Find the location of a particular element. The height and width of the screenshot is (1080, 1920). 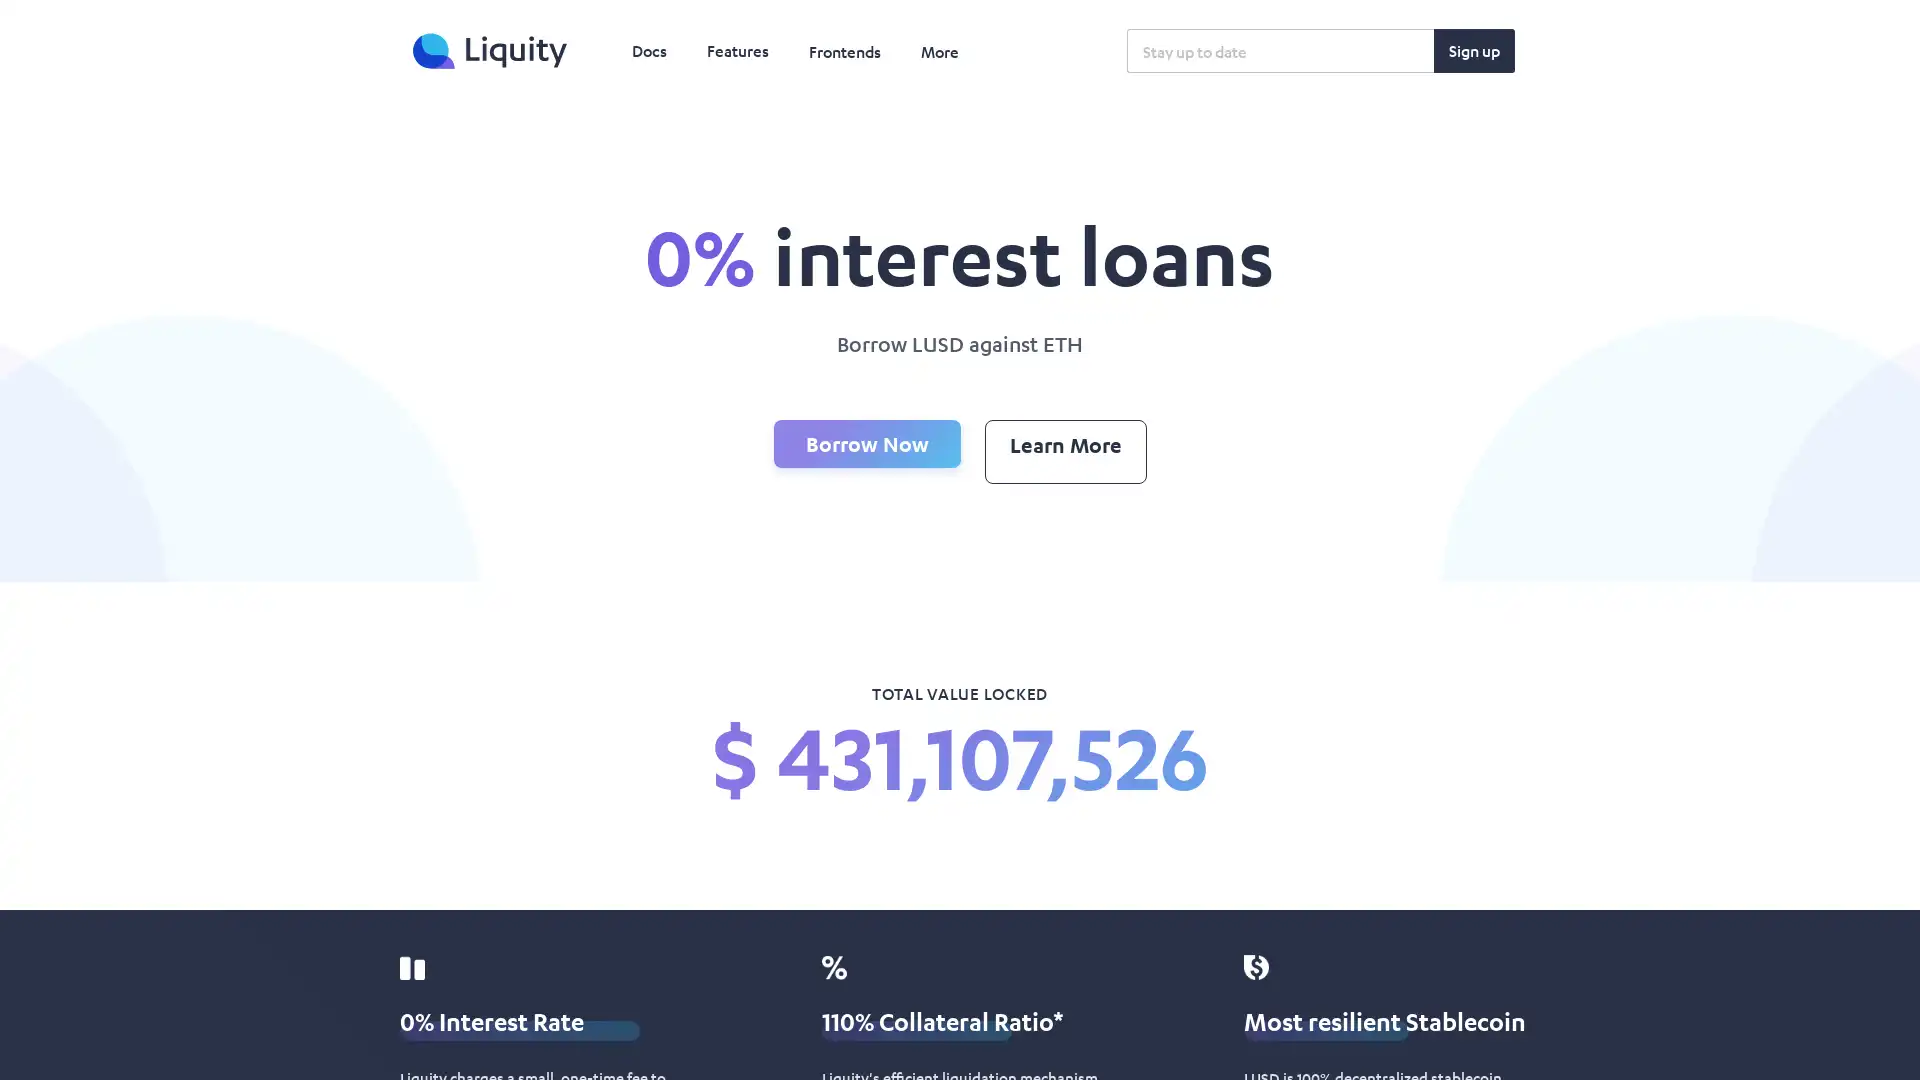

Sign up is located at coordinates (1474, 49).